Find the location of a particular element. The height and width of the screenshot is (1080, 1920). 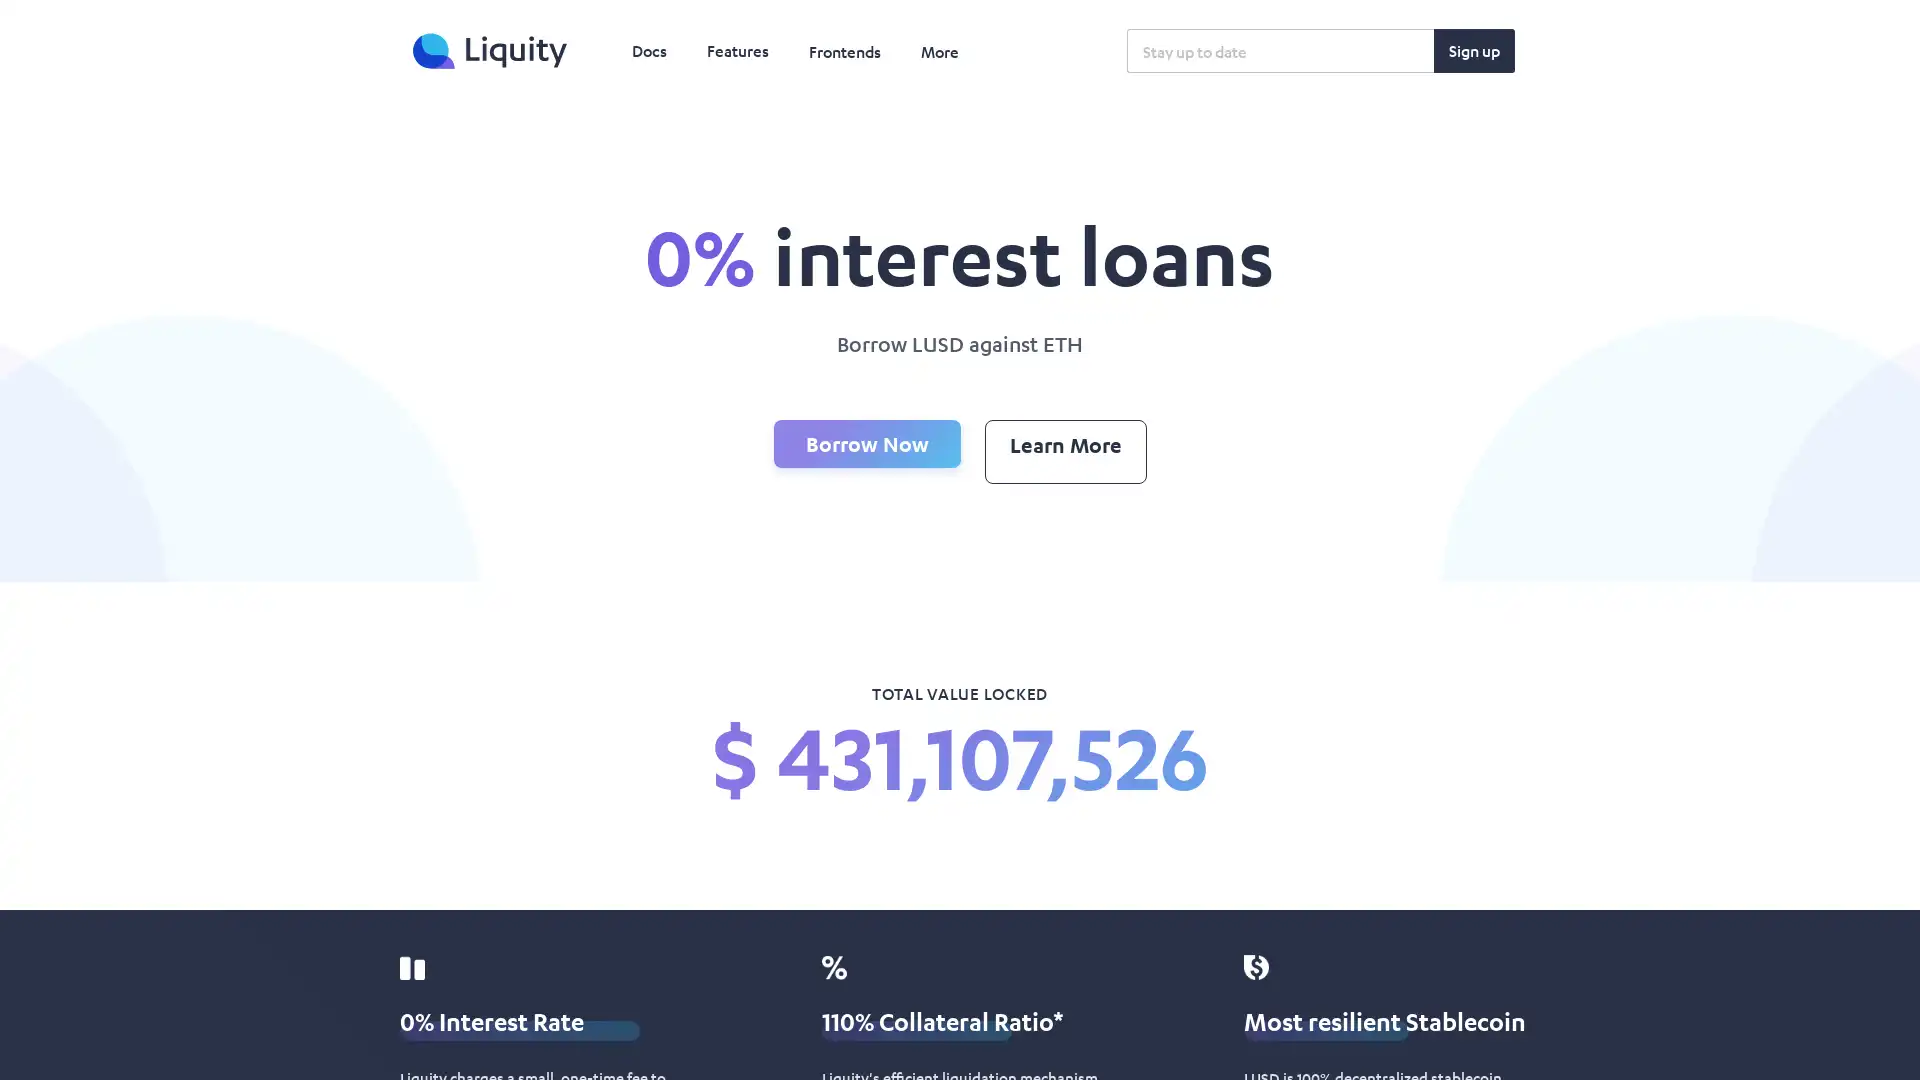

Sign up is located at coordinates (1474, 49).